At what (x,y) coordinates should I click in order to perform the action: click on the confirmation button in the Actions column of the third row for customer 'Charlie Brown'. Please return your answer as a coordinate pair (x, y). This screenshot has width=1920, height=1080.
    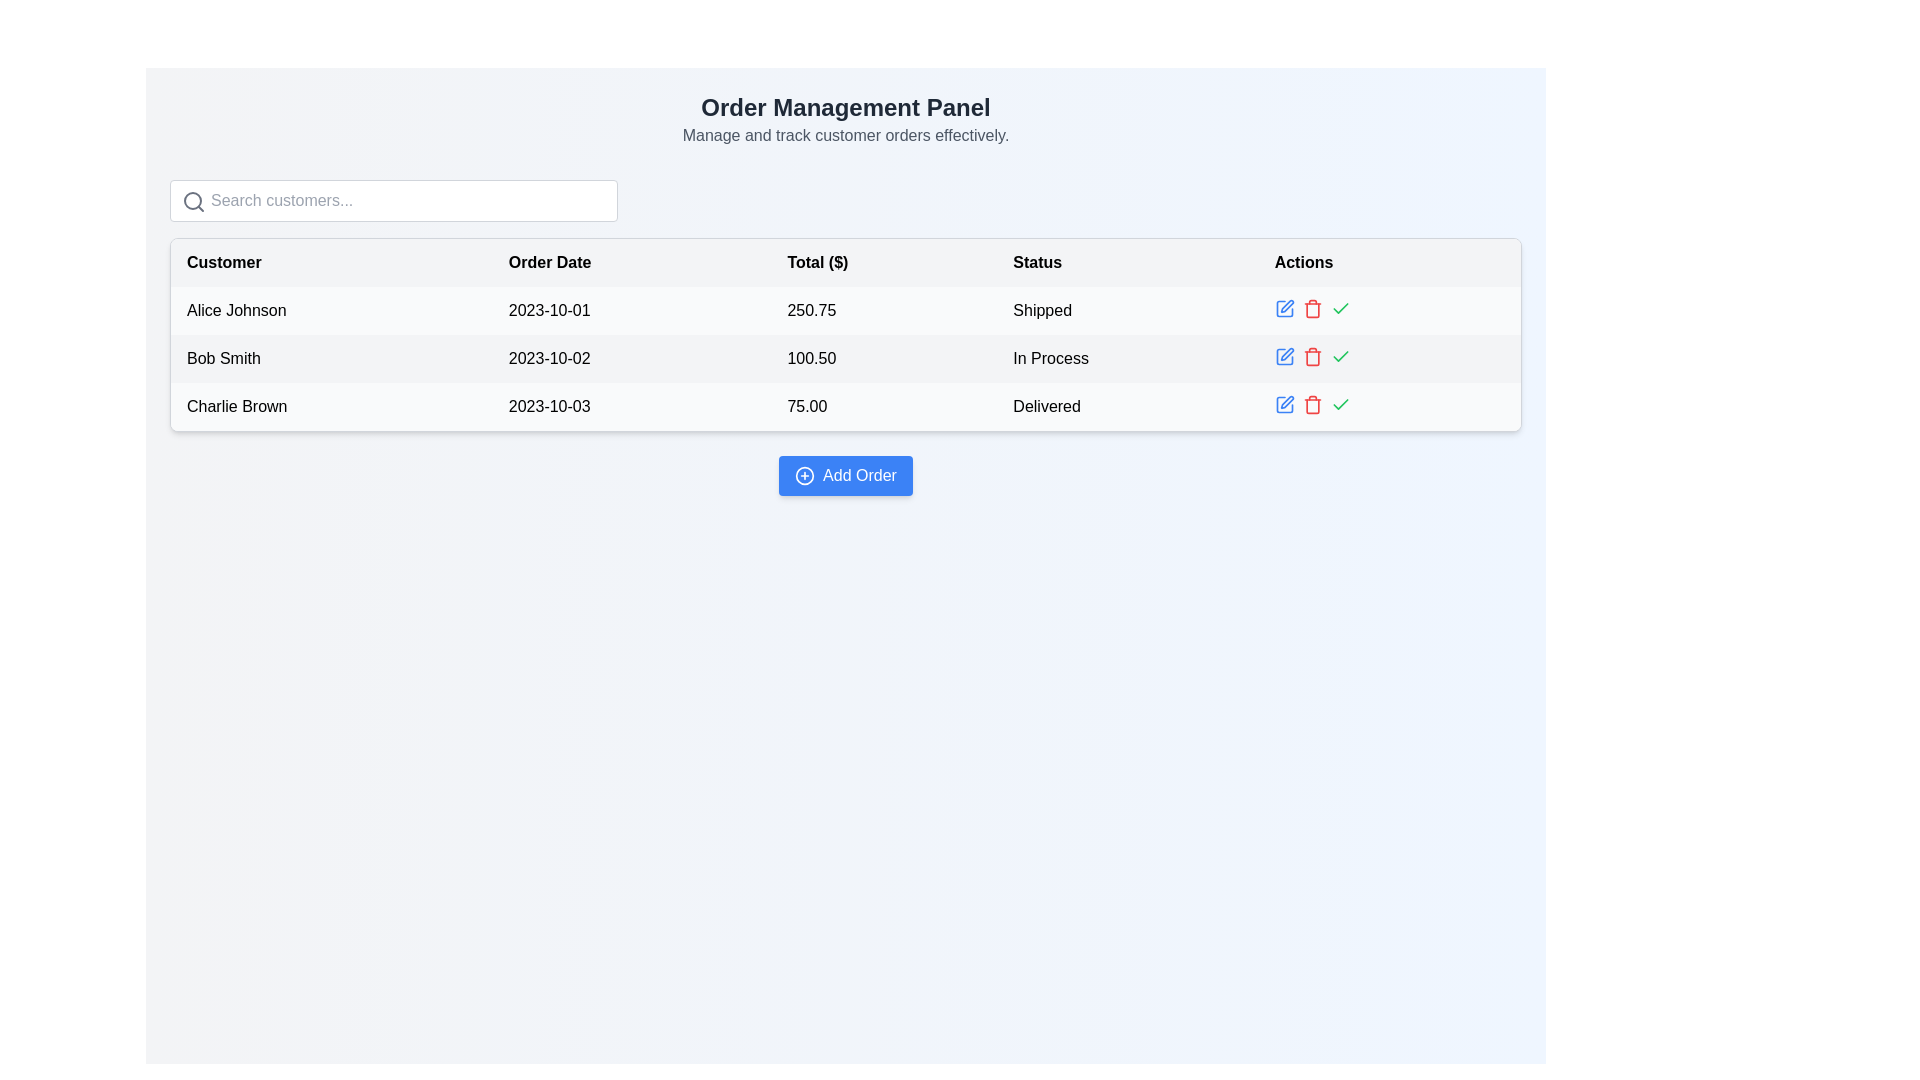
    Looking at the image, I should click on (1340, 405).